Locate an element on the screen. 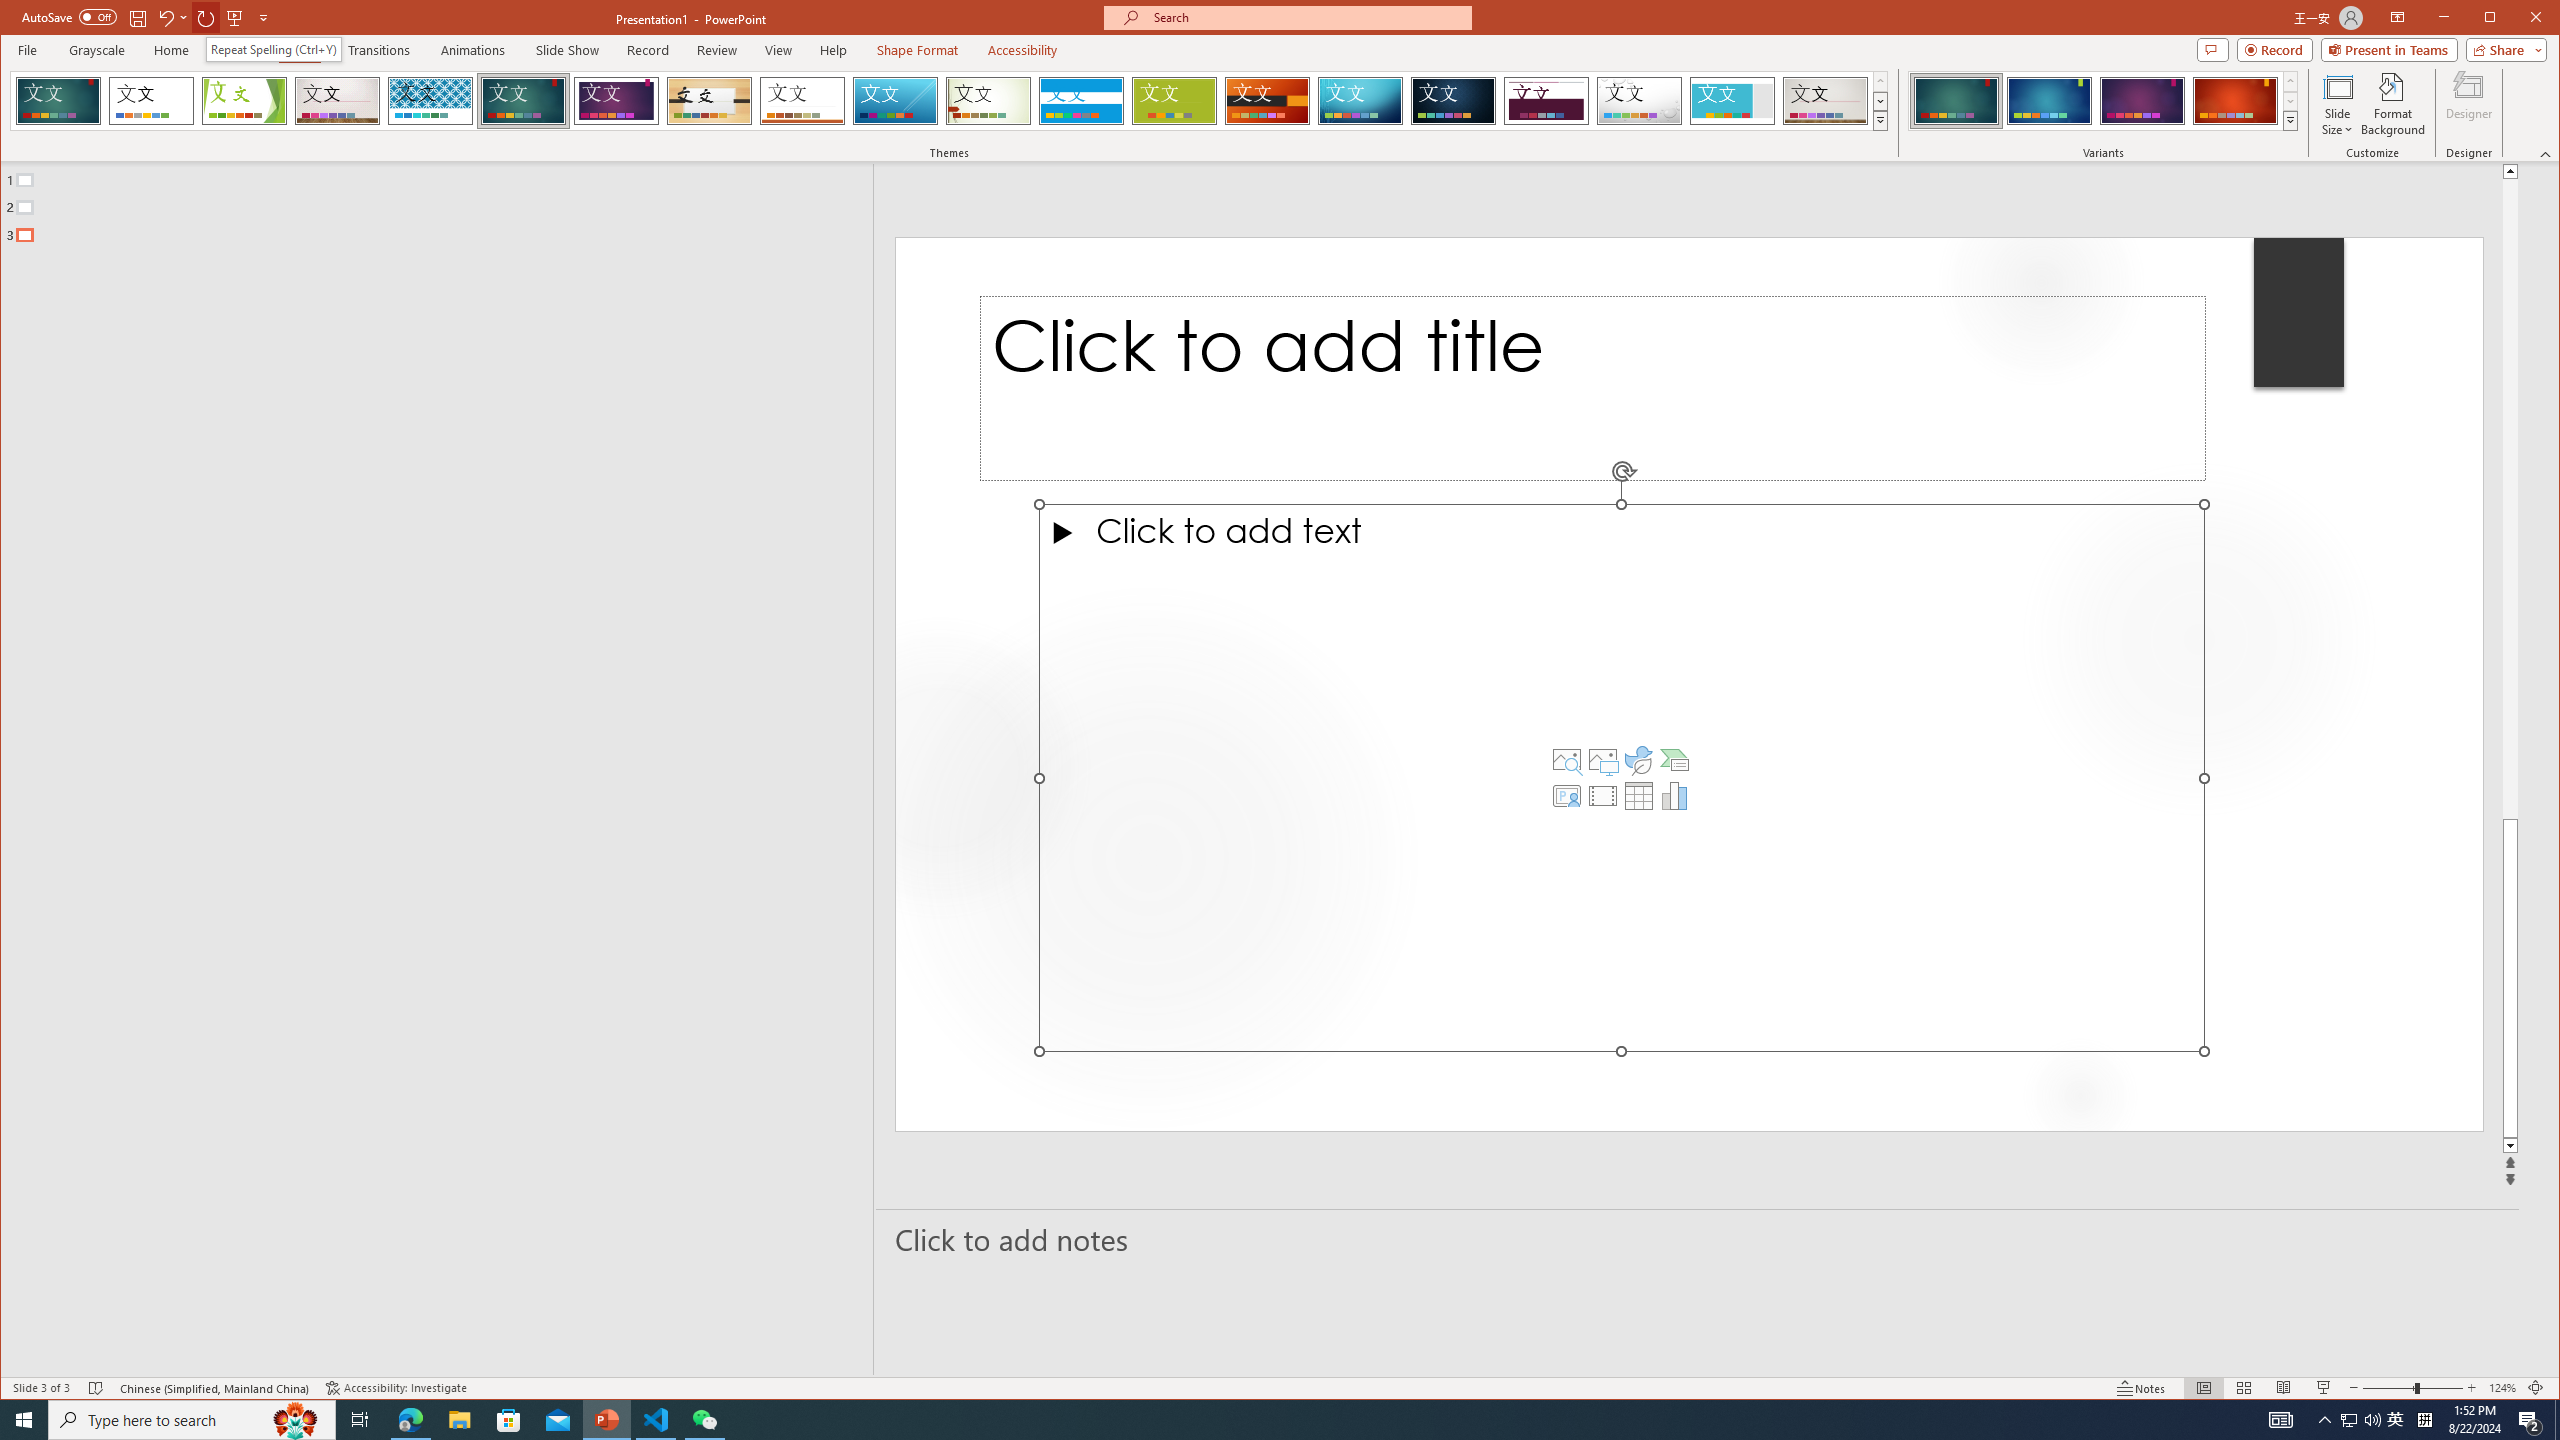 The width and height of the screenshot is (2560, 1440). 'Retrospect' is located at coordinates (802, 100).